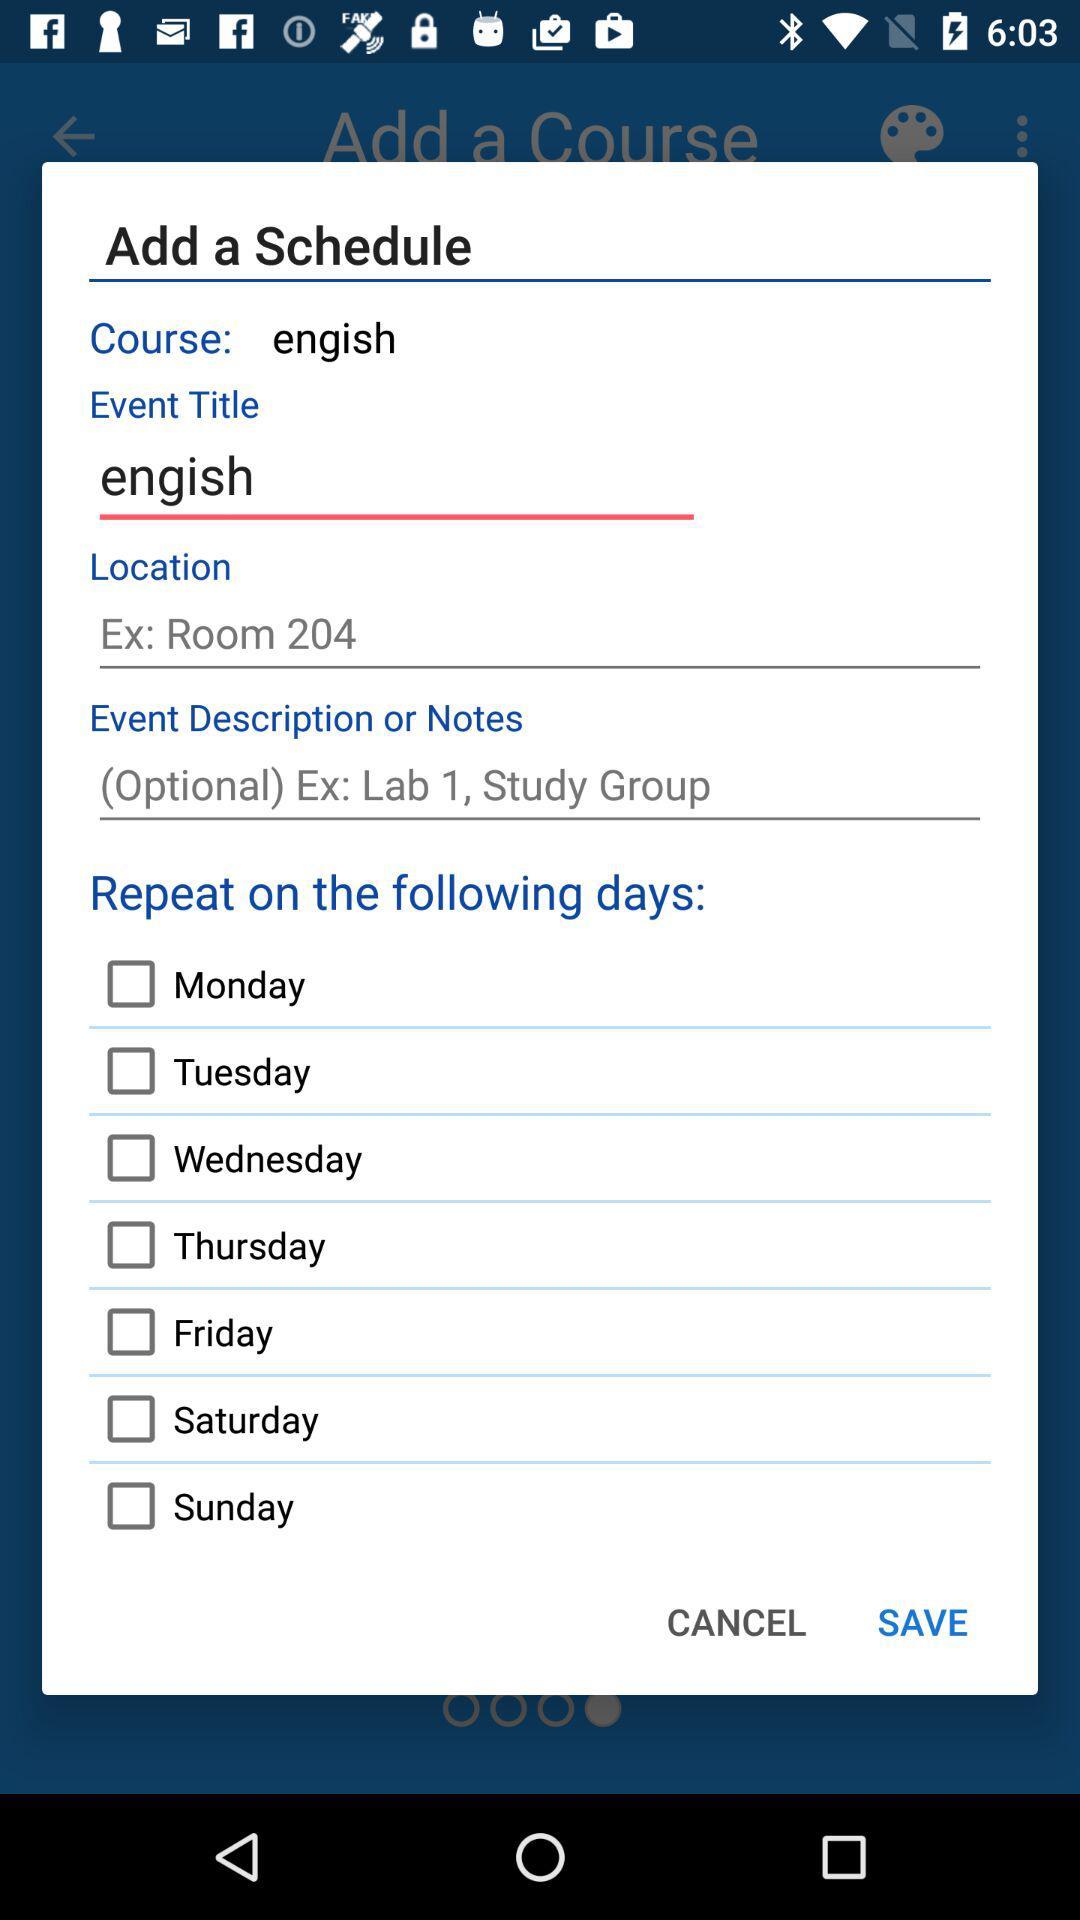 This screenshot has height=1920, width=1080. I want to click on item to the right of sunday icon, so click(736, 1621).